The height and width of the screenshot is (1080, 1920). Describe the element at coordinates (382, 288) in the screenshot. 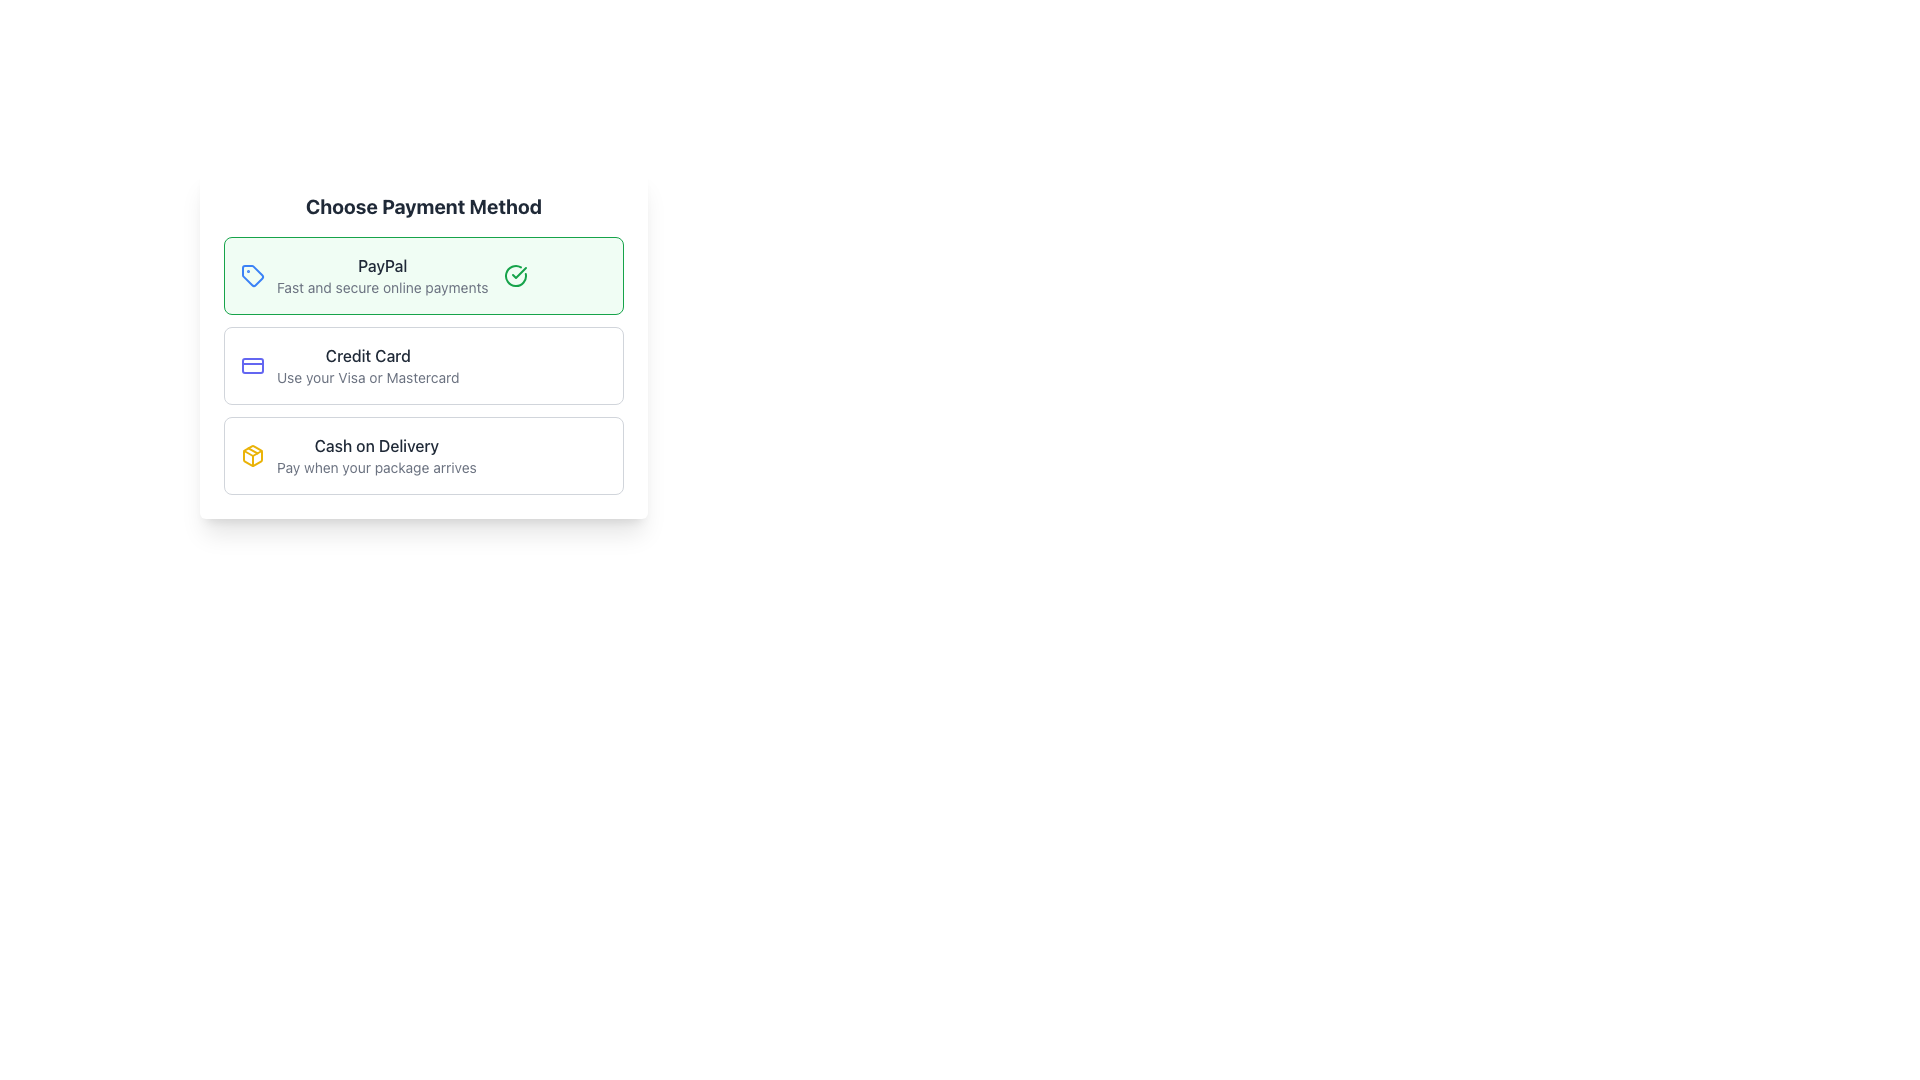

I see `text label that states 'Fast and secure online payments', which is styled in gray and positioned below the bold 'PayPal' text in the payment options list` at that location.